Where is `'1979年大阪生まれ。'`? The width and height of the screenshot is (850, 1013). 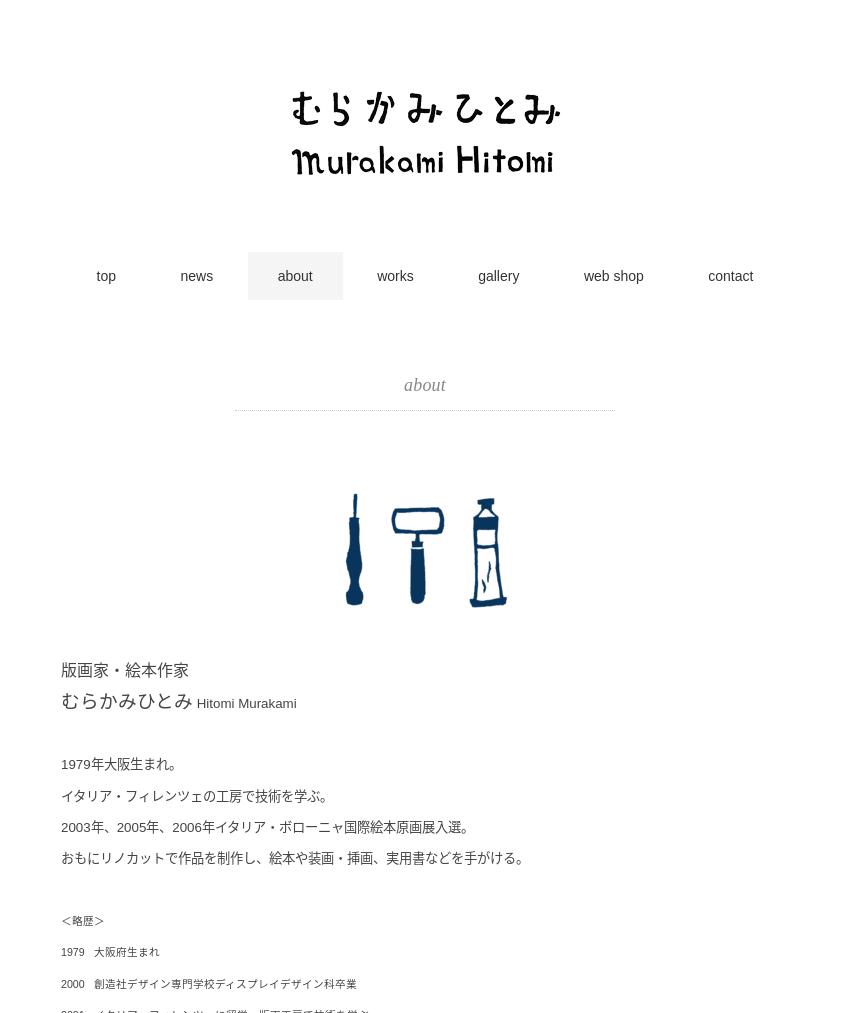 '1979年大阪生まれ。' is located at coordinates (120, 764).